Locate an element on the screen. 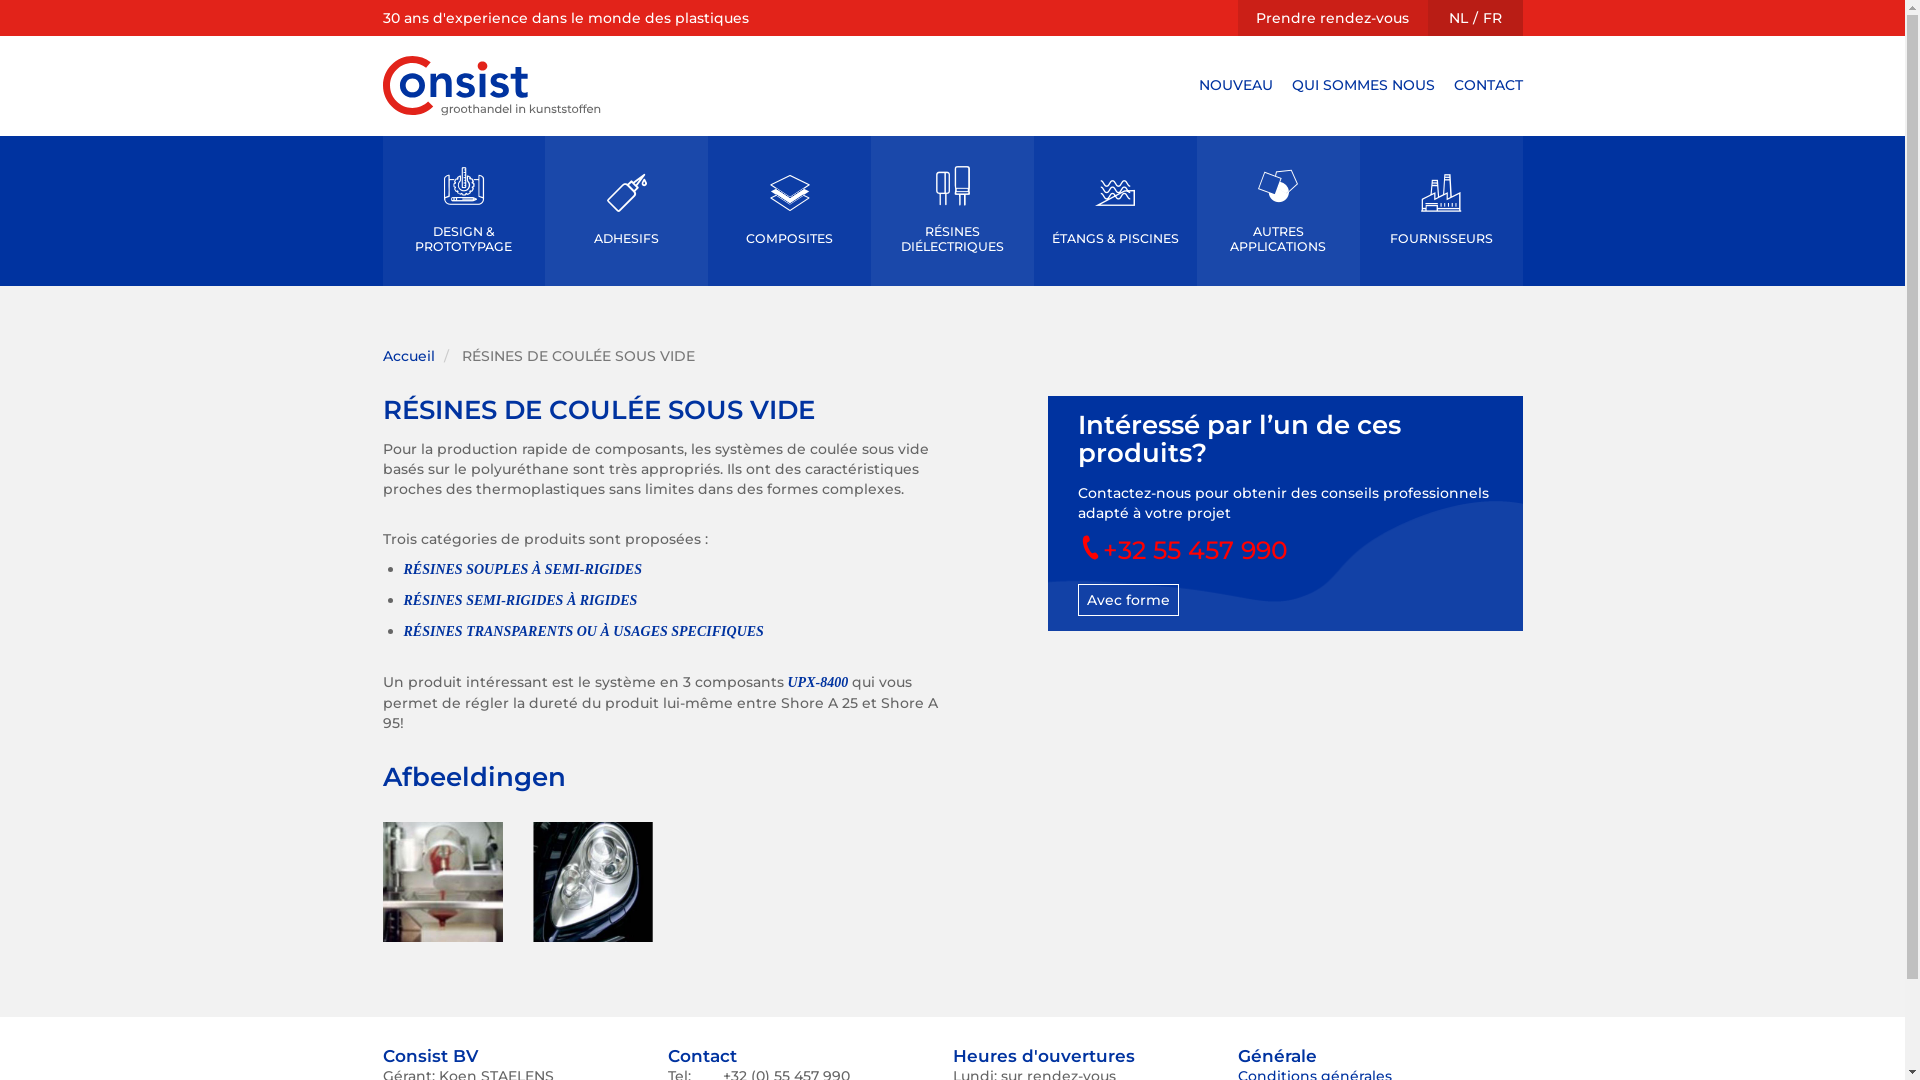  'NL' is located at coordinates (1457, 18).